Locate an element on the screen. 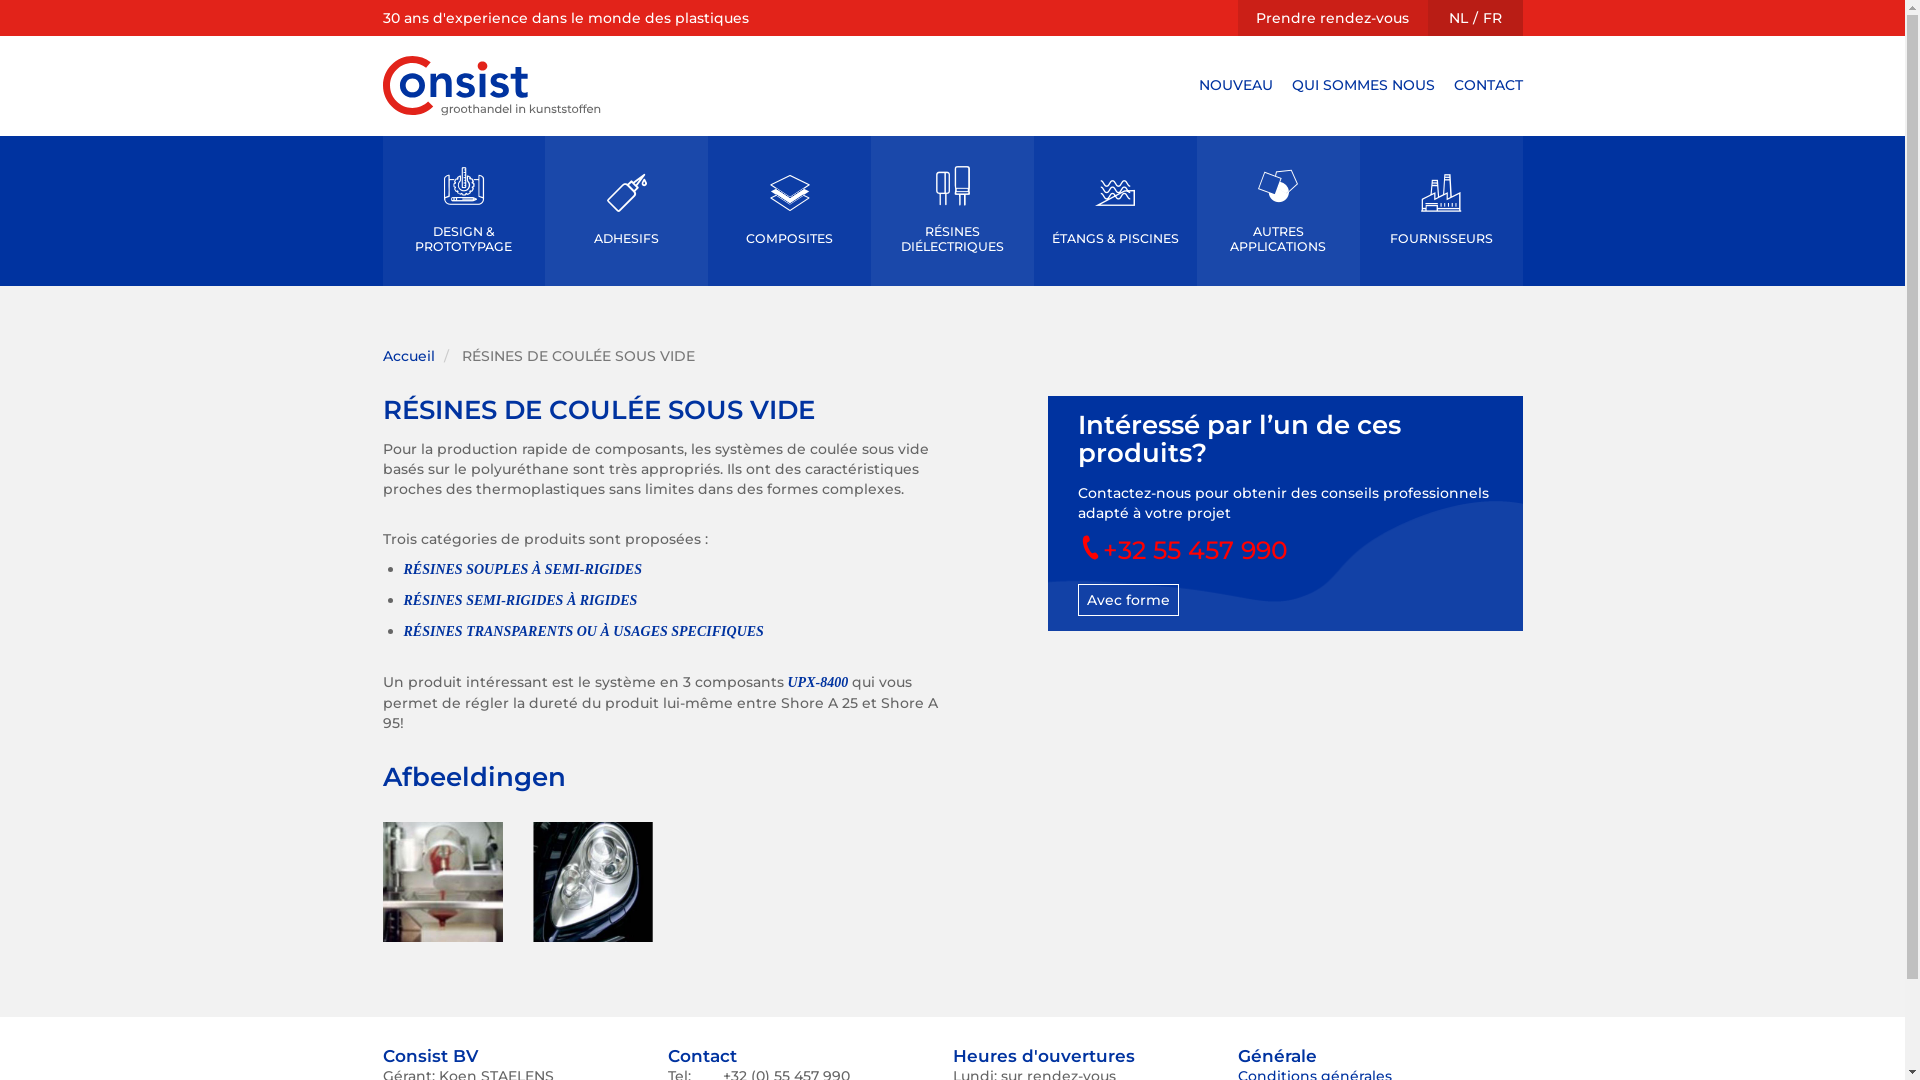  'NL' is located at coordinates (1457, 18).